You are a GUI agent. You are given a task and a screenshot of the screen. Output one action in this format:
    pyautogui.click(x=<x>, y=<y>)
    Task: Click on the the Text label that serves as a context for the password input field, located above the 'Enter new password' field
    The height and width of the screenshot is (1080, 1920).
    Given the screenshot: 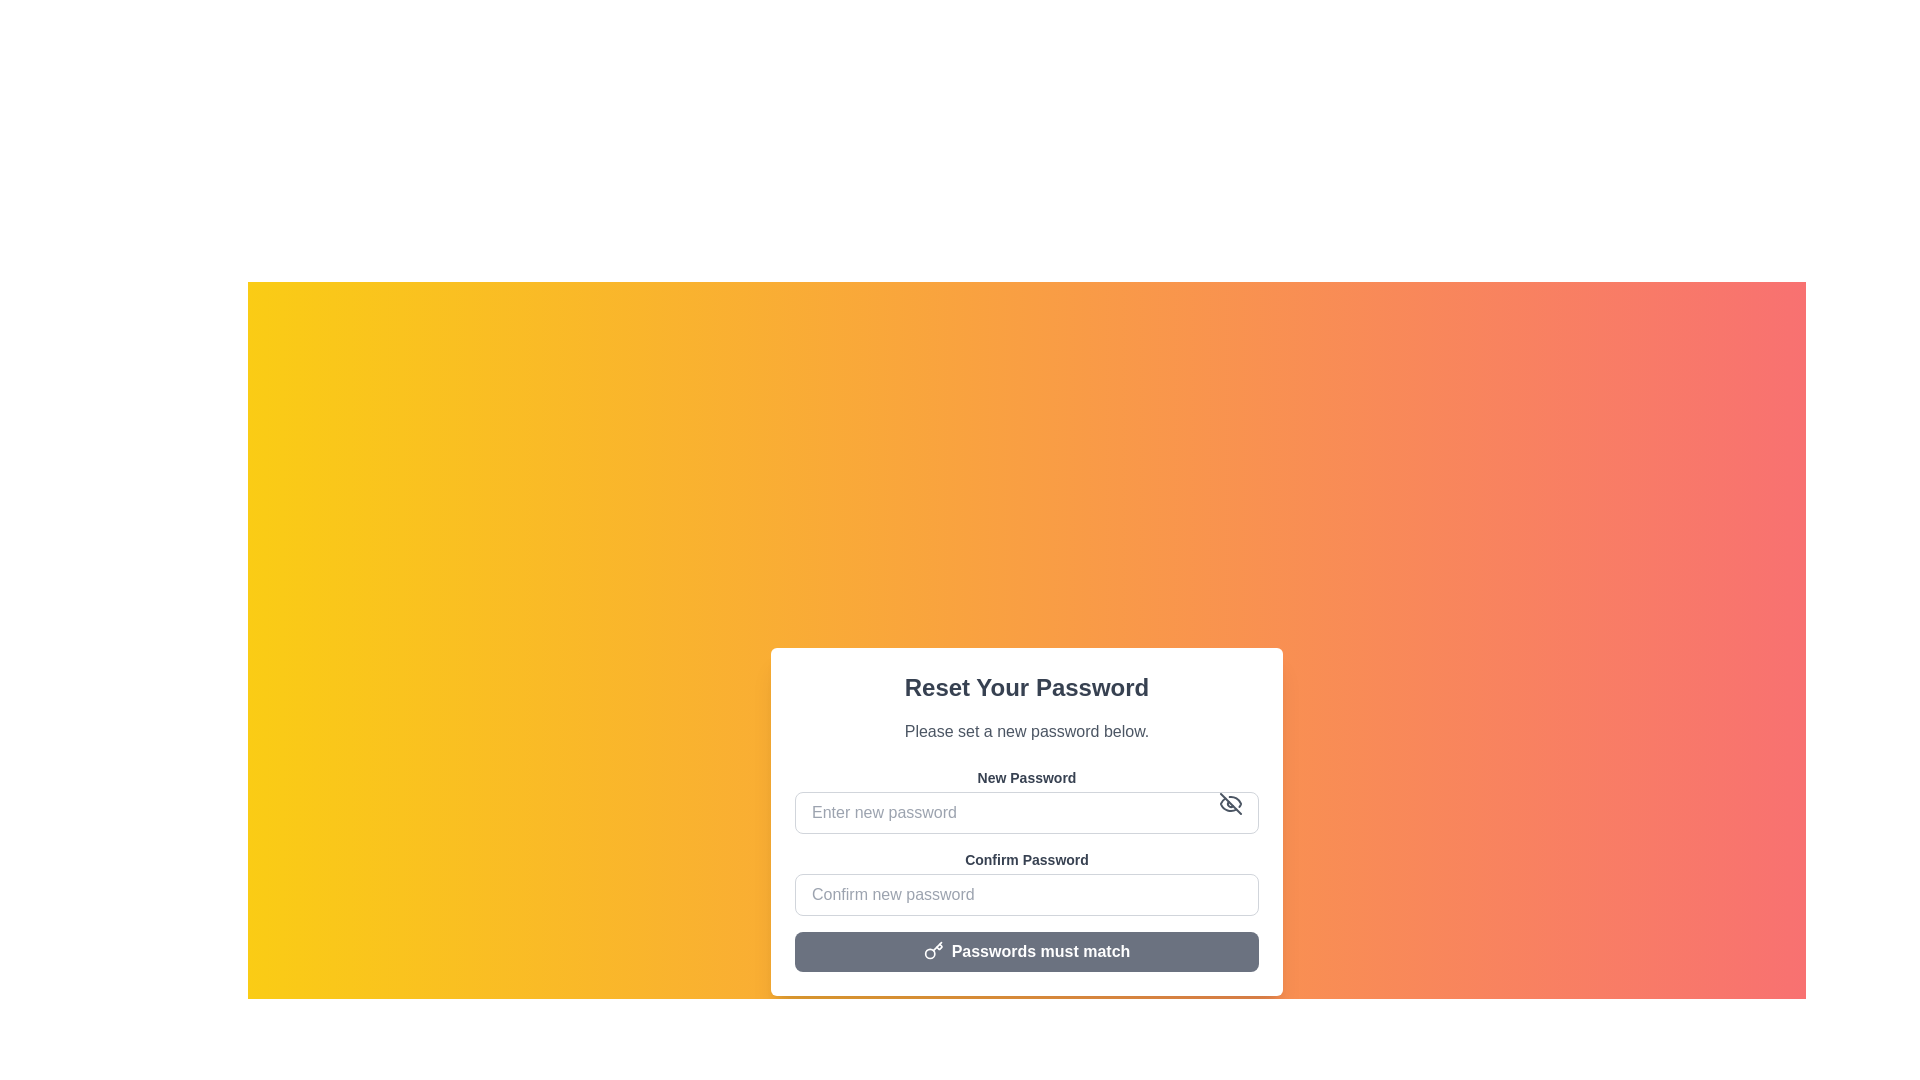 What is the action you would take?
    pyautogui.click(x=1027, y=777)
    